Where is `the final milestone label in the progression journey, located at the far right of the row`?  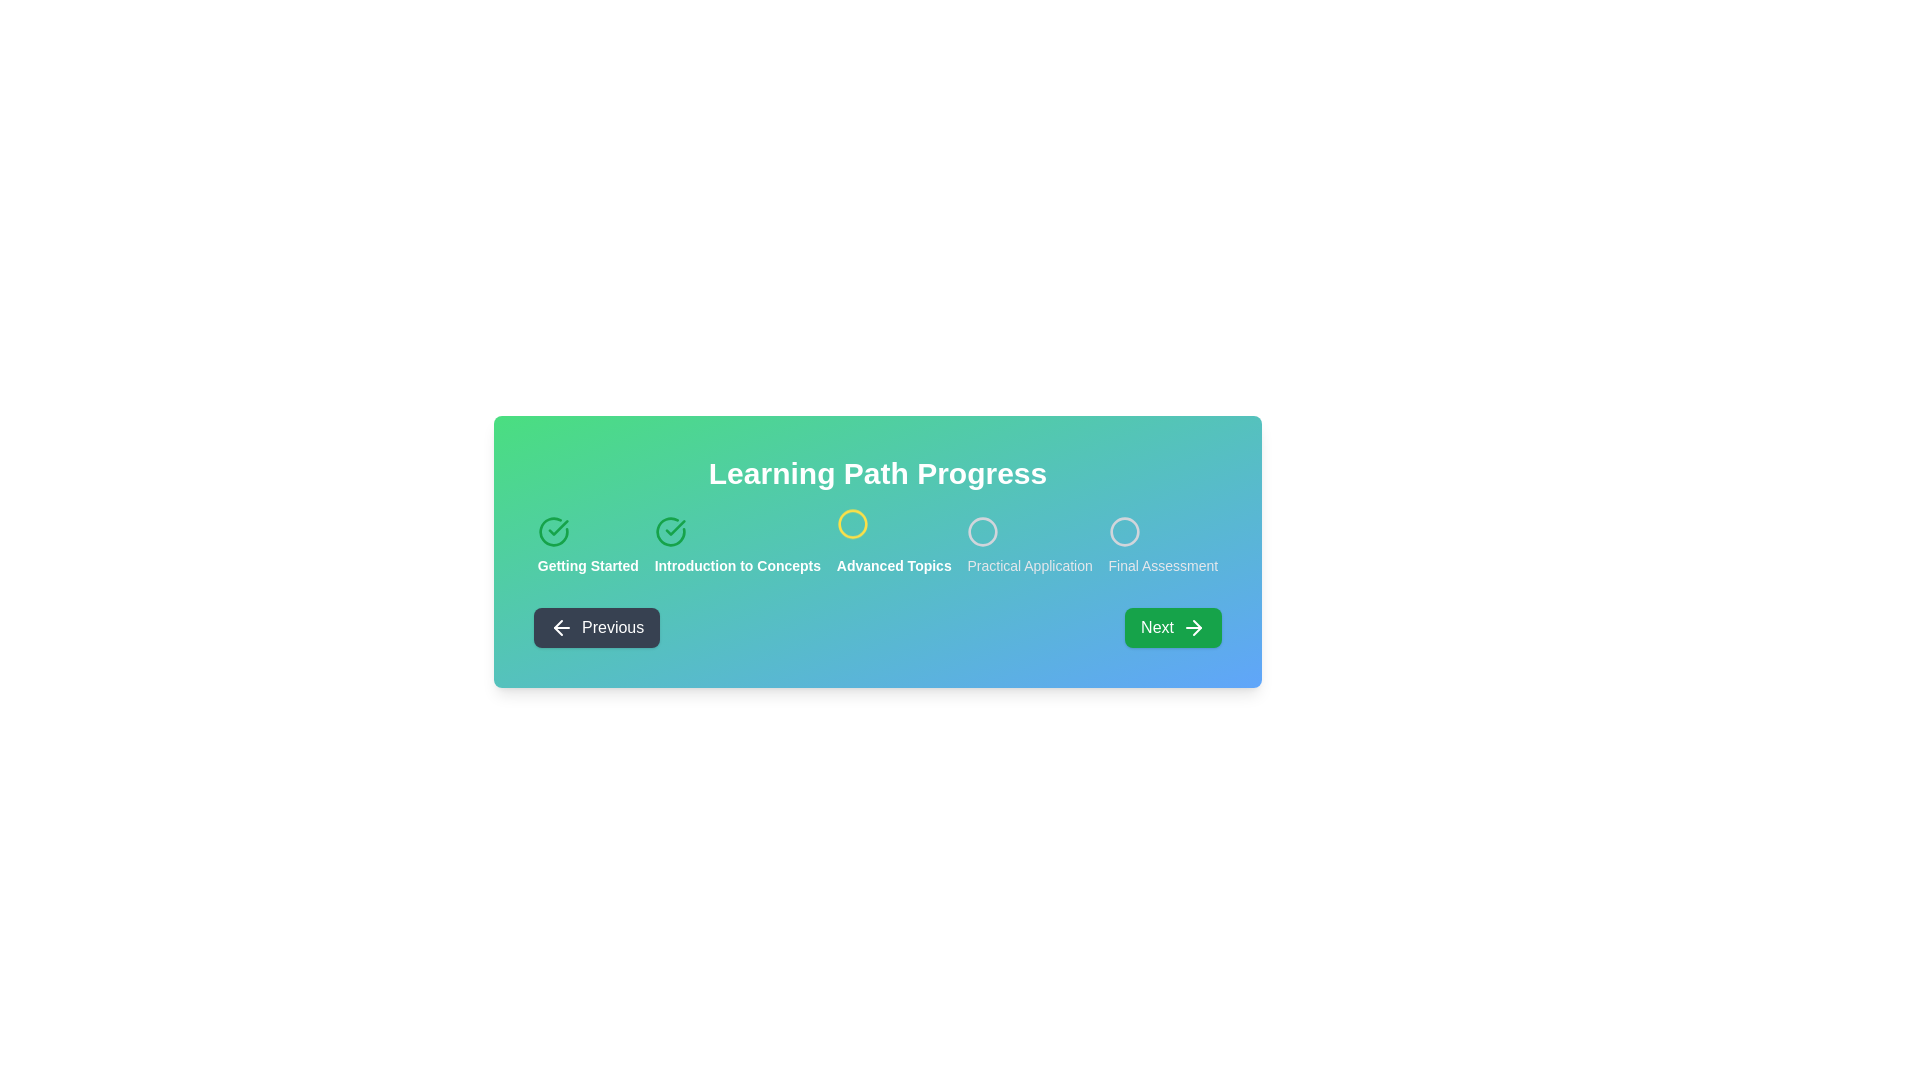 the final milestone label in the progression journey, located at the far right of the row is located at coordinates (1163, 566).